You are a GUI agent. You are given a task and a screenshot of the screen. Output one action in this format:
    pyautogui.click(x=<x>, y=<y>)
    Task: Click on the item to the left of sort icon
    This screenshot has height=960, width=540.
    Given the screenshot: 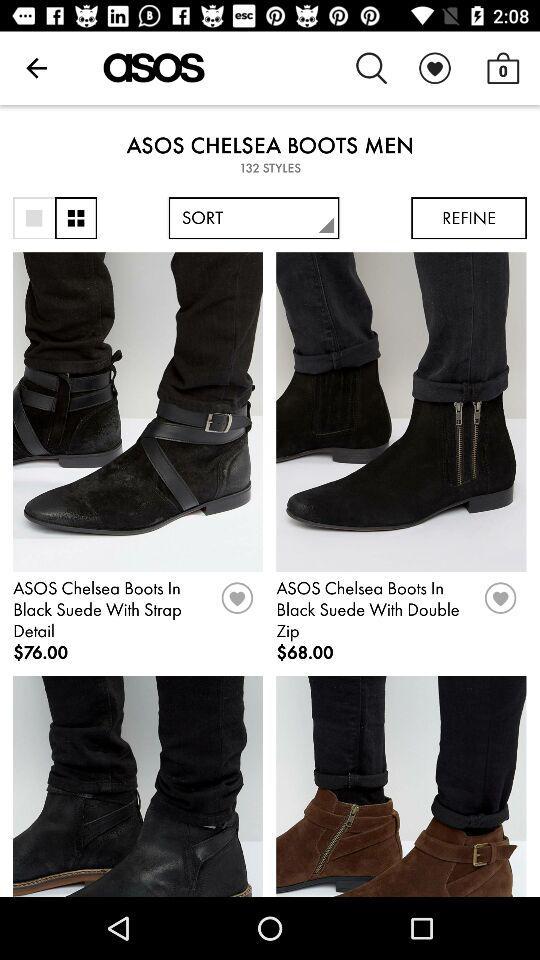 What is the action you would take?
    pyautogui.click(x=75, y=218)
    